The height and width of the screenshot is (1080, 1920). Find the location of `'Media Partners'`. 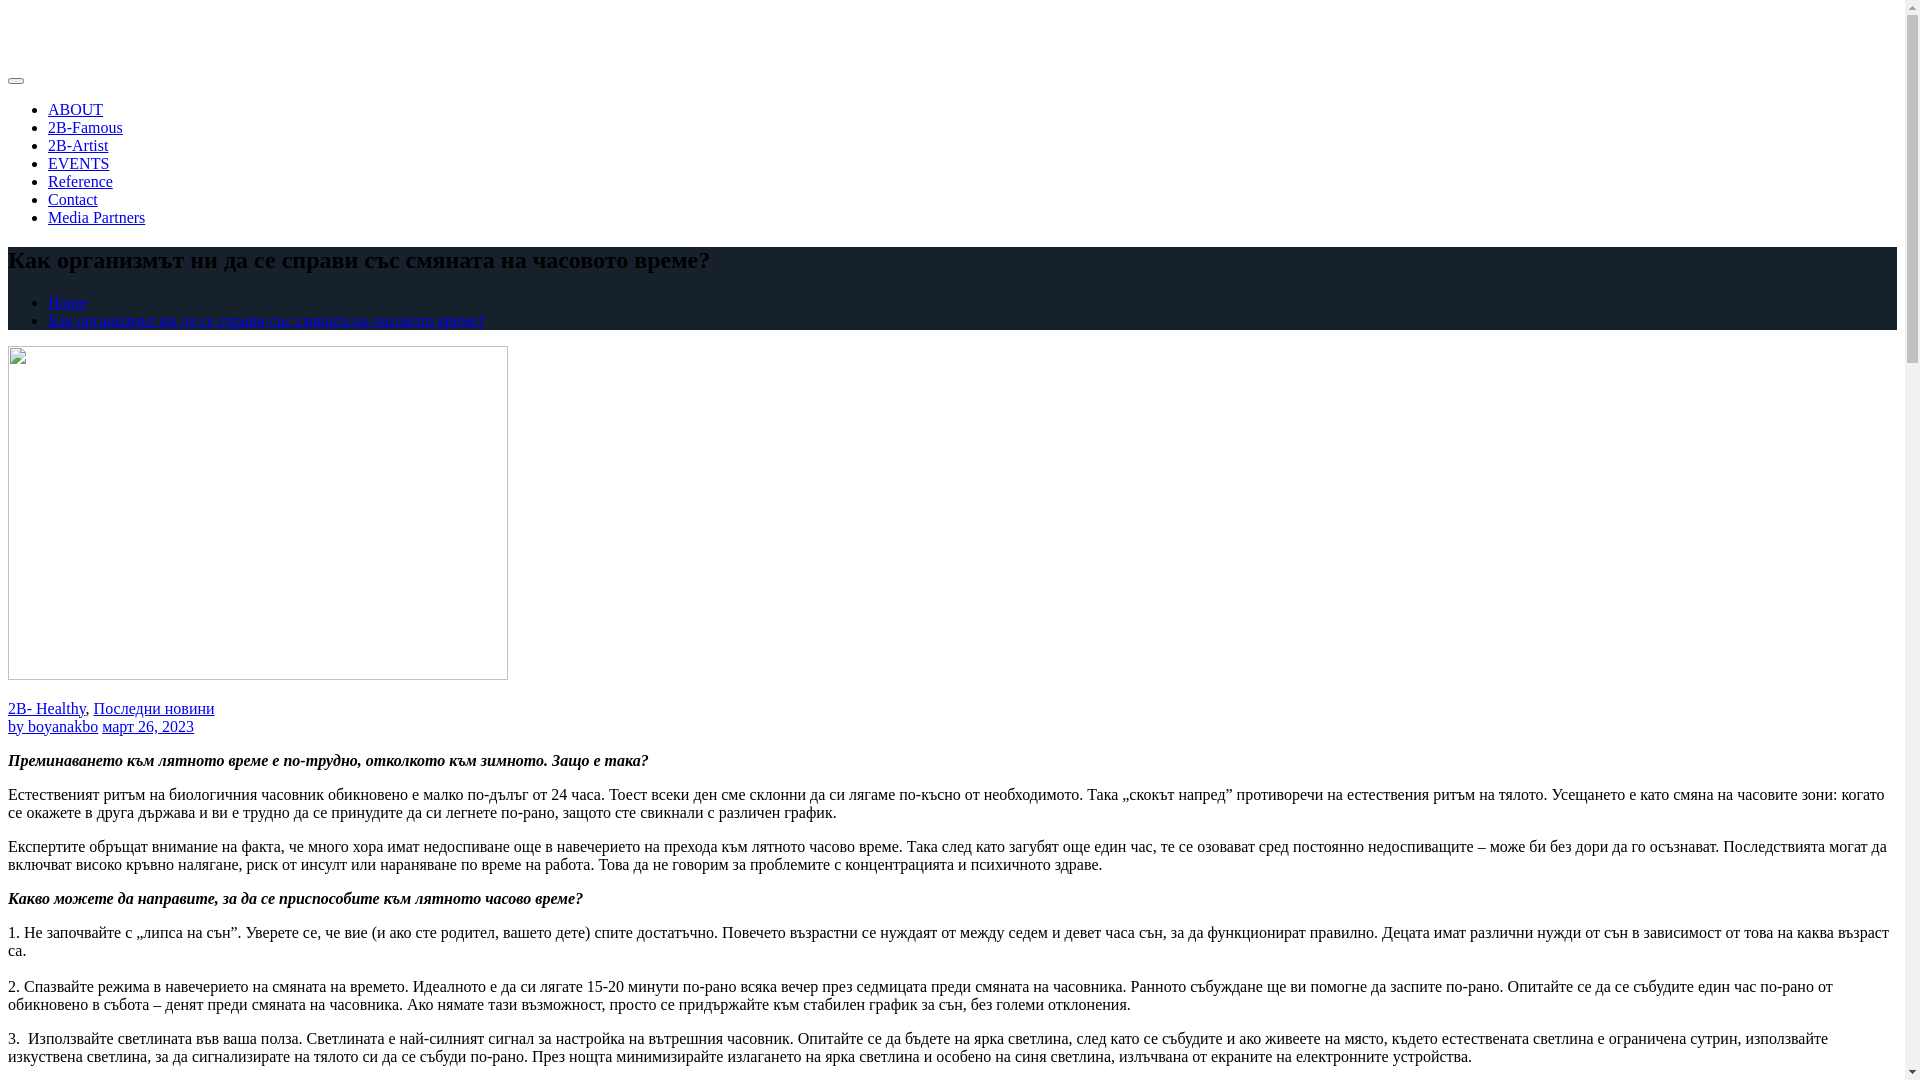

'Media Partners' is located at coordinates (48, 217).